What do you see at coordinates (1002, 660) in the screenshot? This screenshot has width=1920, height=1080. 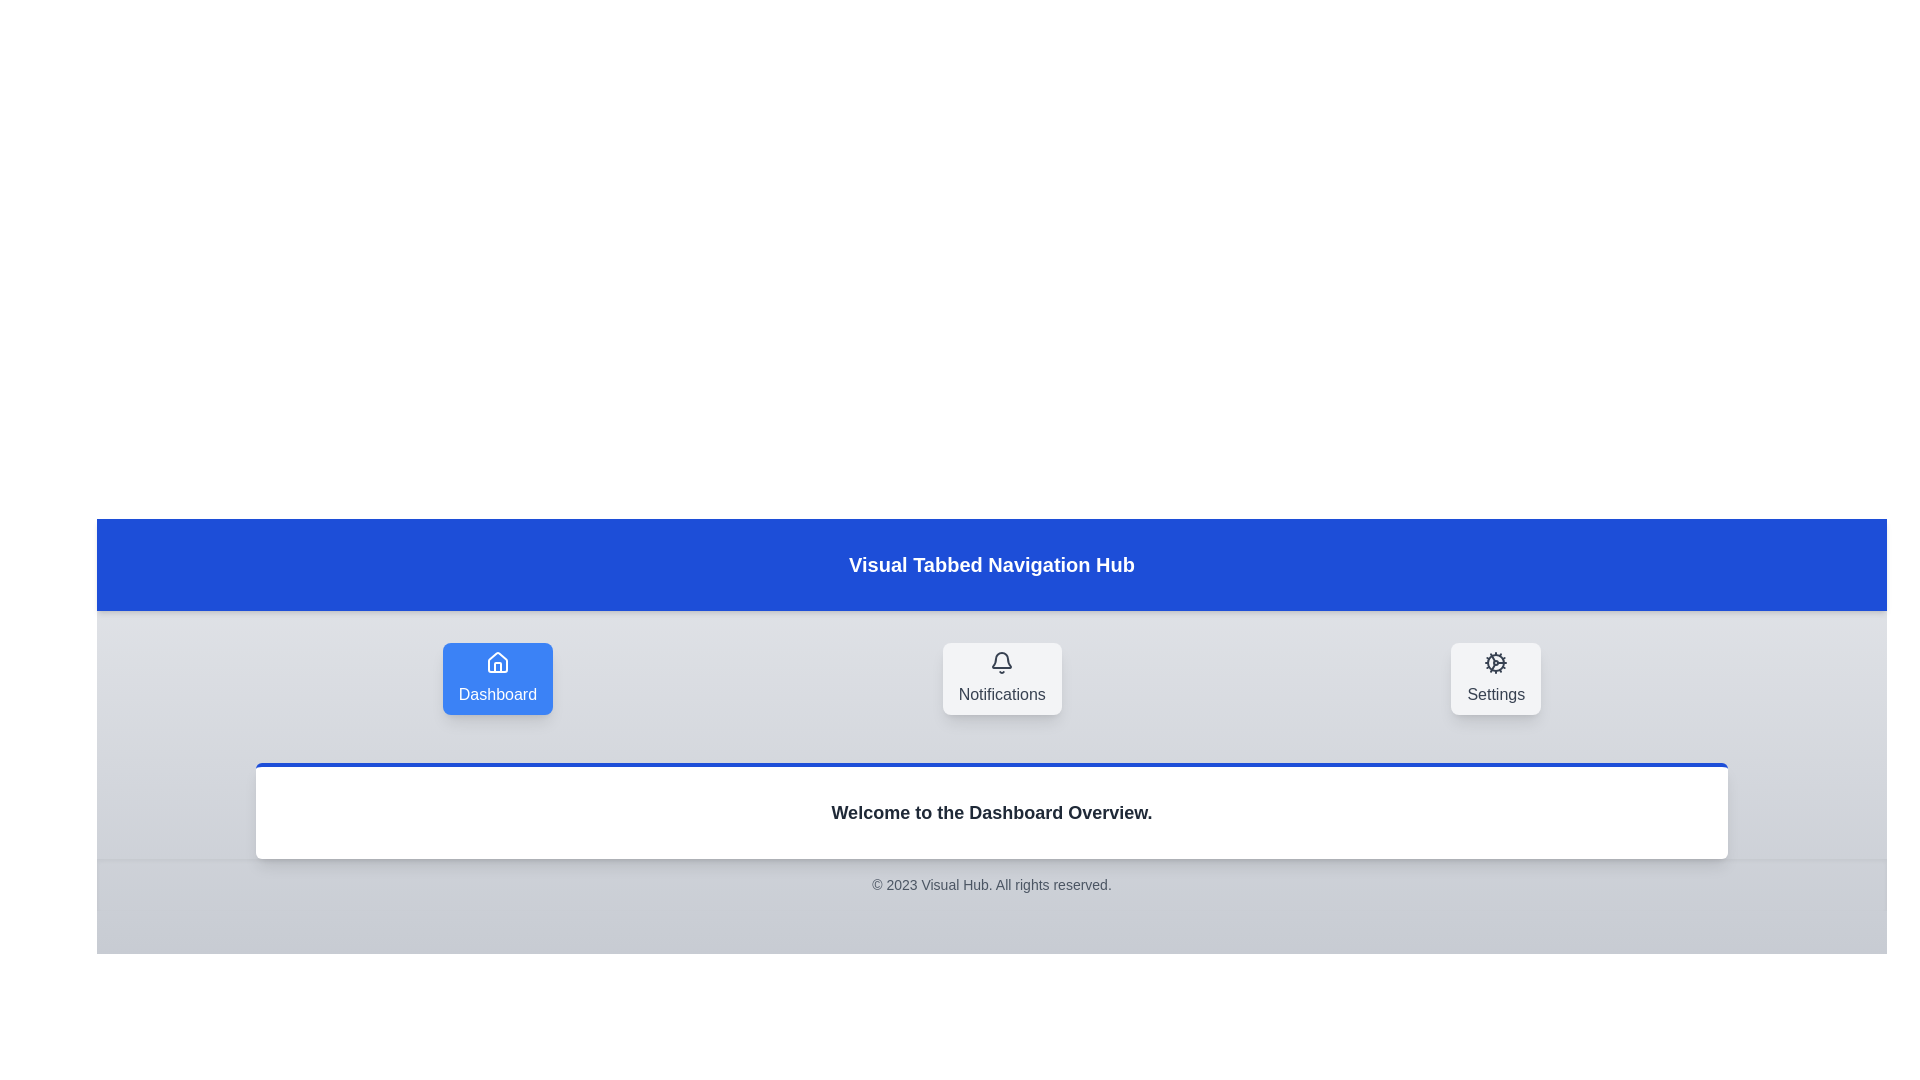 I see `upper curved structure of the bell icon located within the notification button region using browser developer tools` at bounding box center [1002, 660].